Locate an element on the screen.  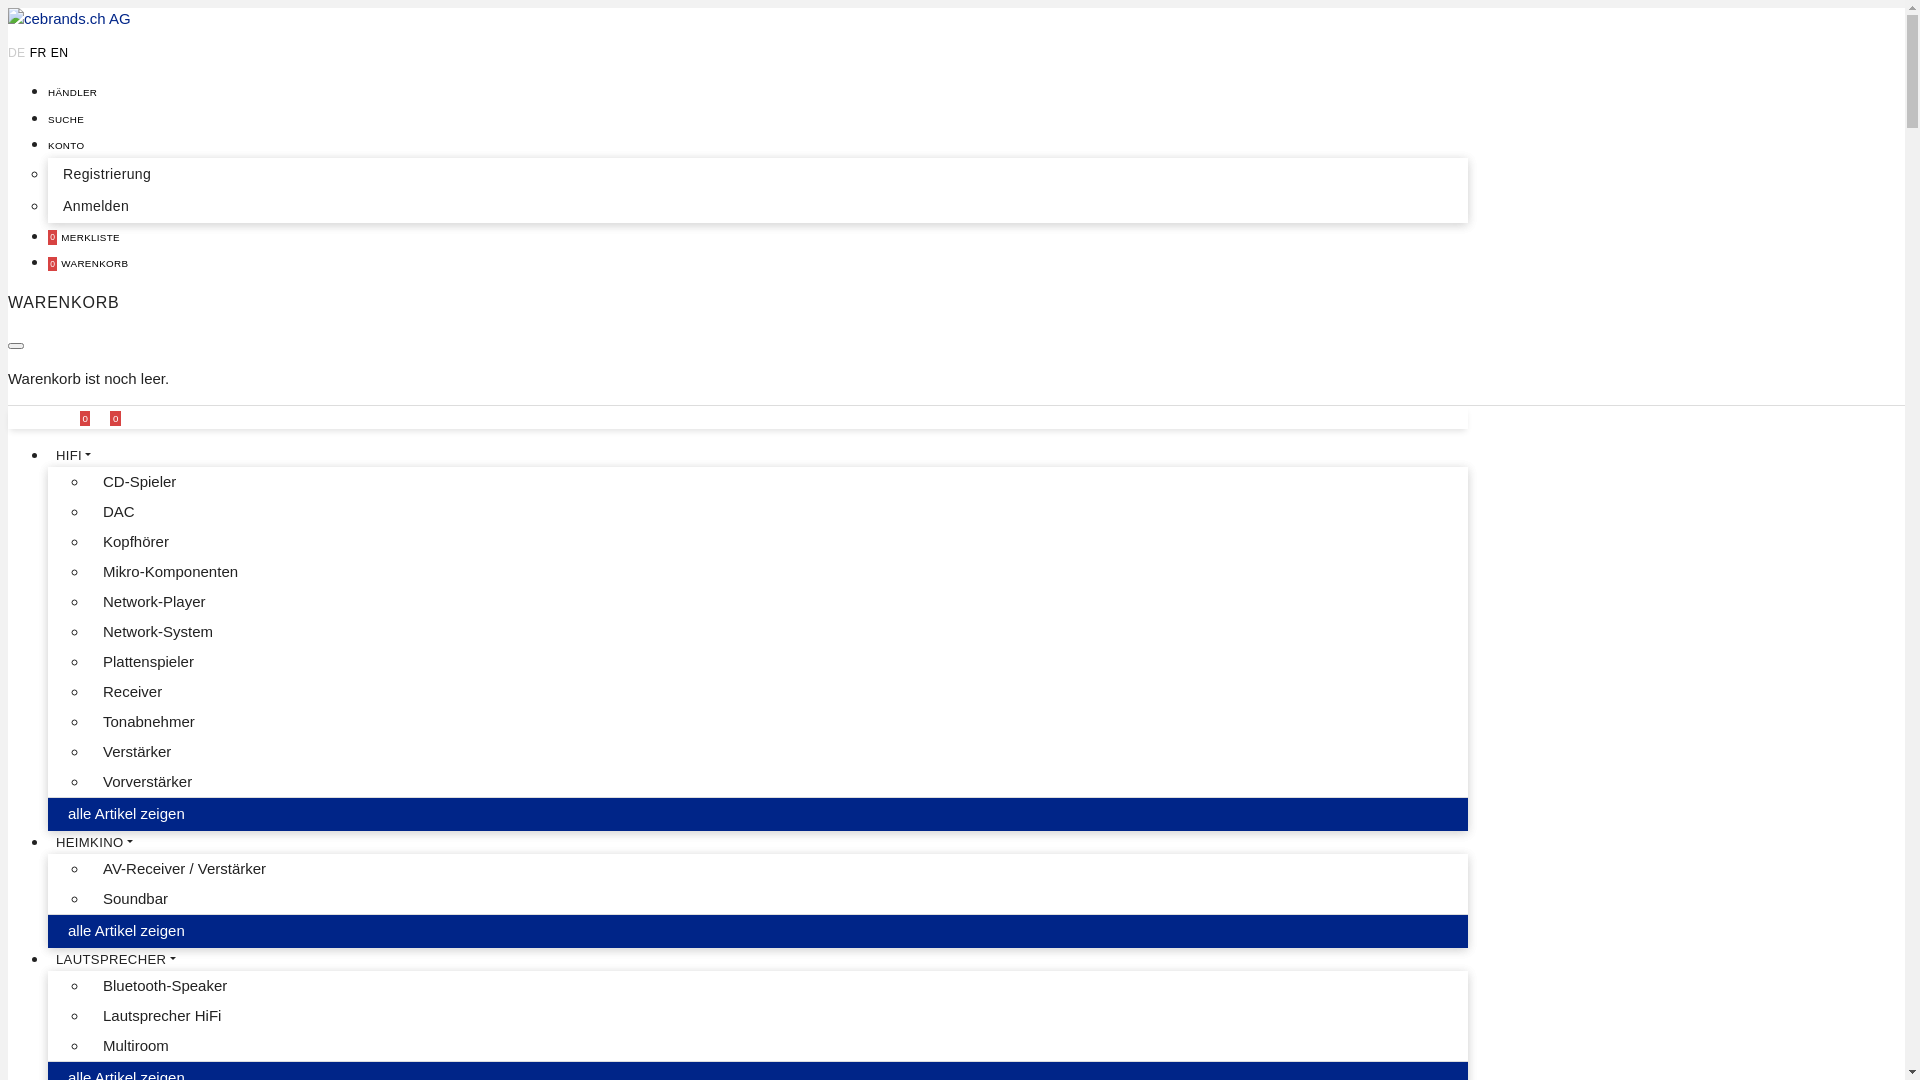
'Registrierung' is located at coordinates (757, 173).